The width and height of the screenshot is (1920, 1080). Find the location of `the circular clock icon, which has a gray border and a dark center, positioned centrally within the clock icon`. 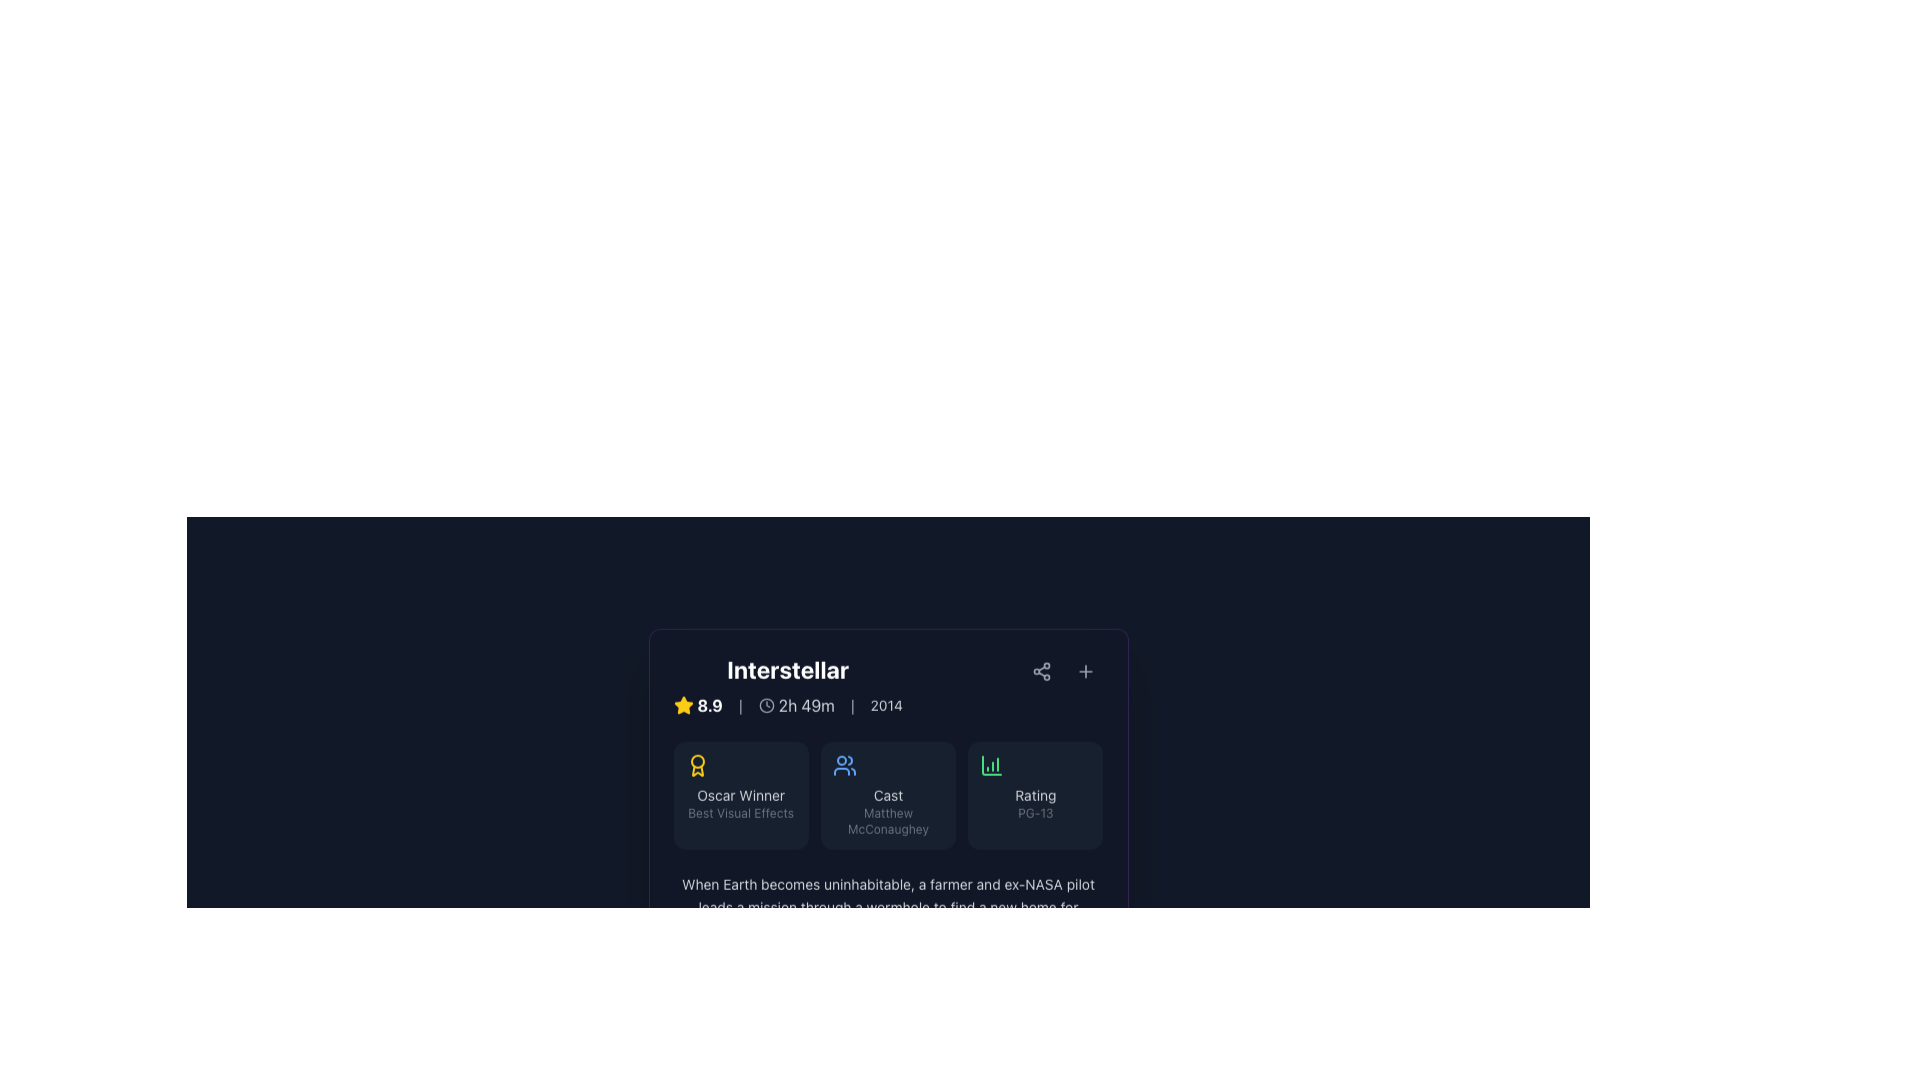

the circular clock icon, which has a gray border and a dark center, positioned centrally within the clock icon is located at coordinates (765, 704).